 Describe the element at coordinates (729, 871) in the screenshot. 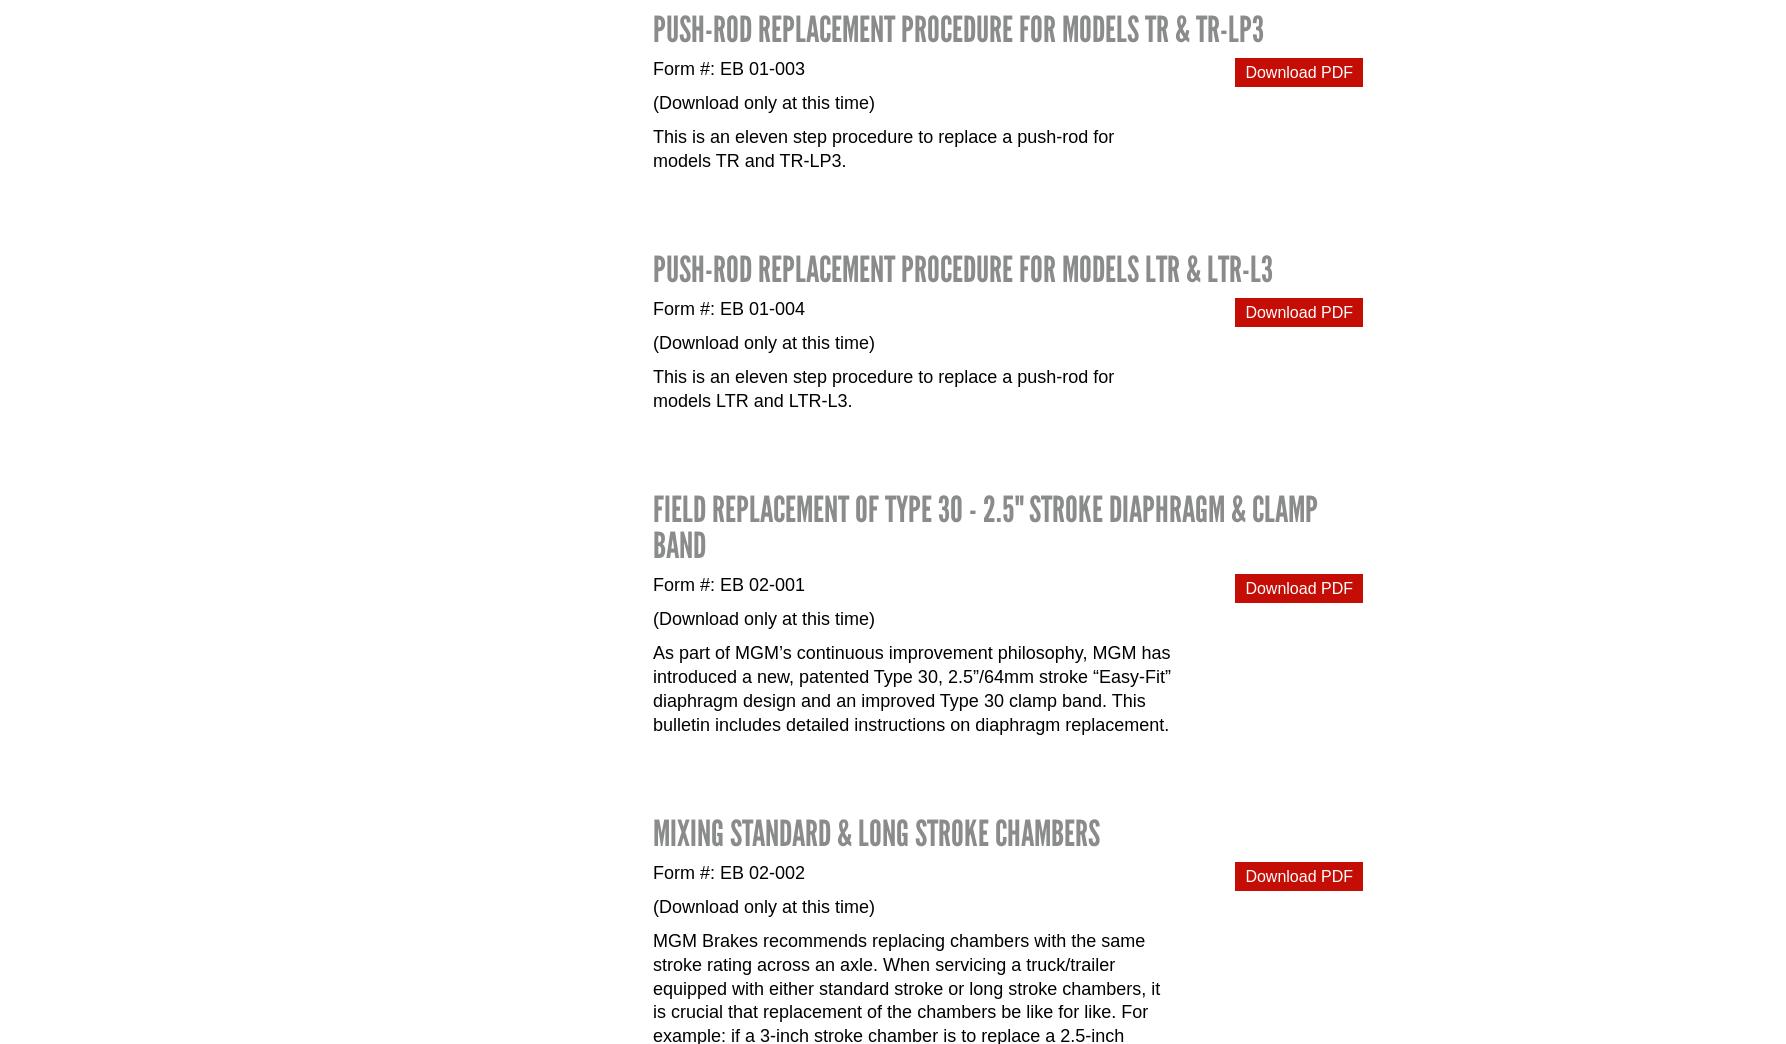

I see `'Form #: EB 02-002'` at that location.